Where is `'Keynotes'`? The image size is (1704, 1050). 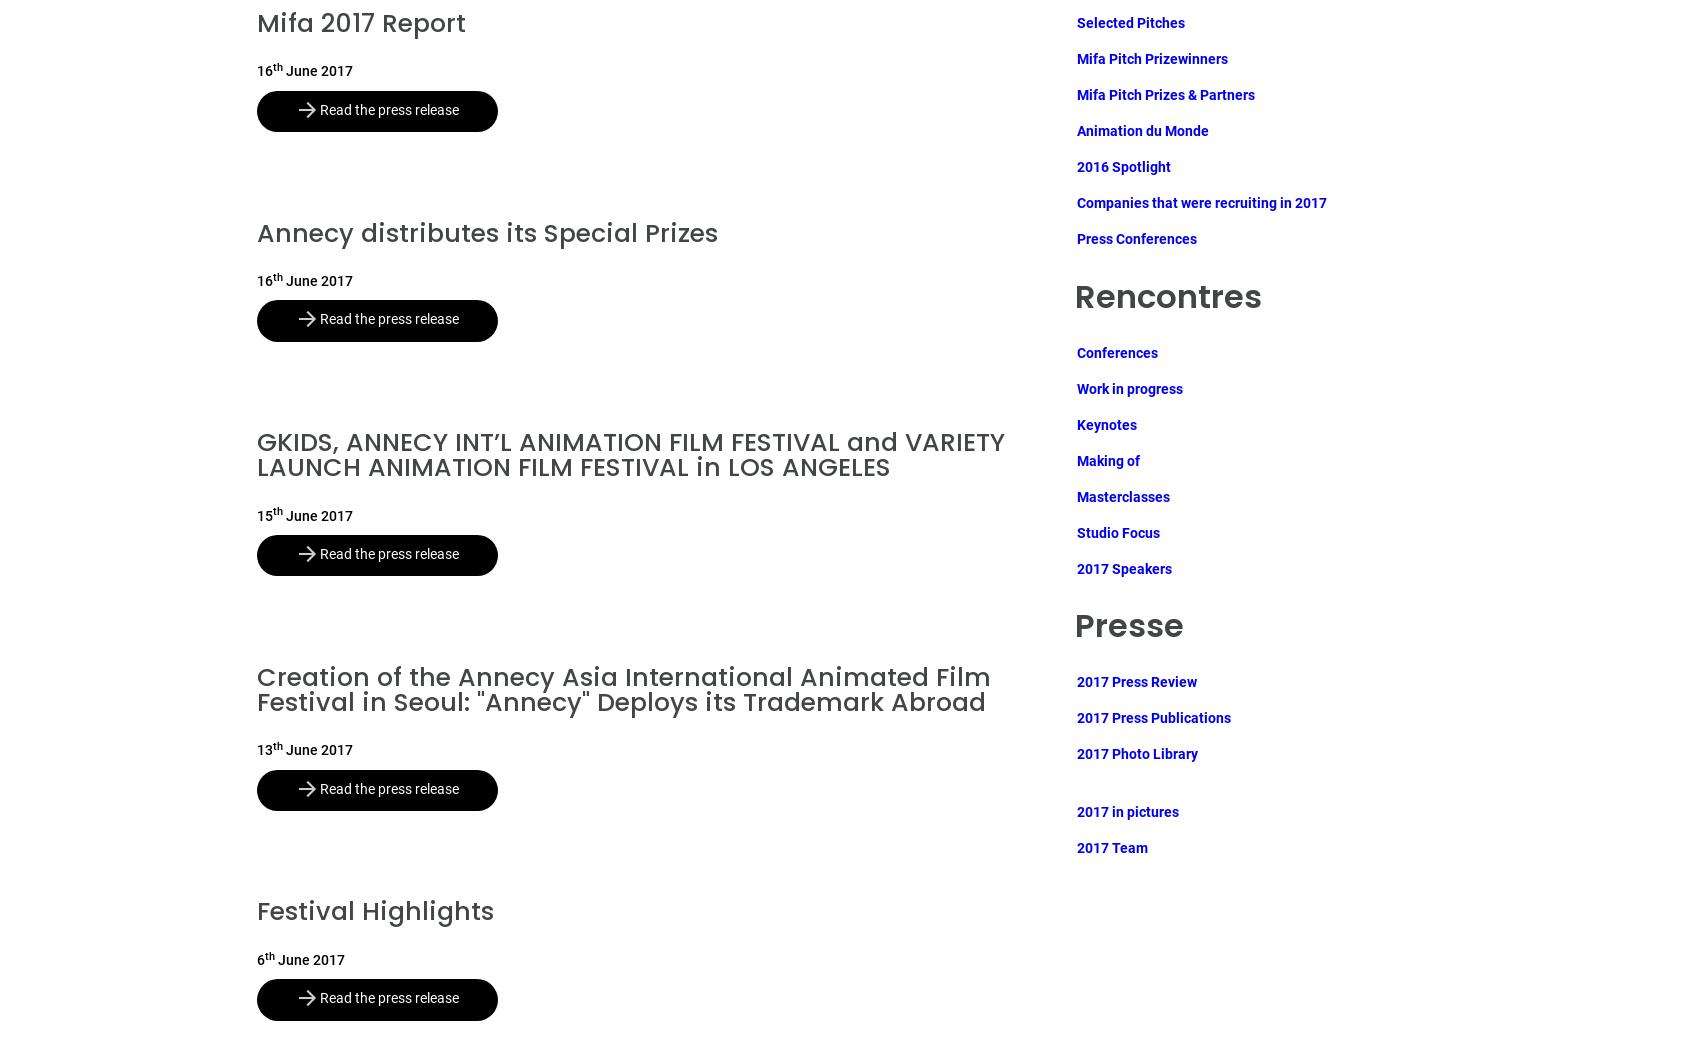 'Keynotes' is located at coordinates (1105, 422).